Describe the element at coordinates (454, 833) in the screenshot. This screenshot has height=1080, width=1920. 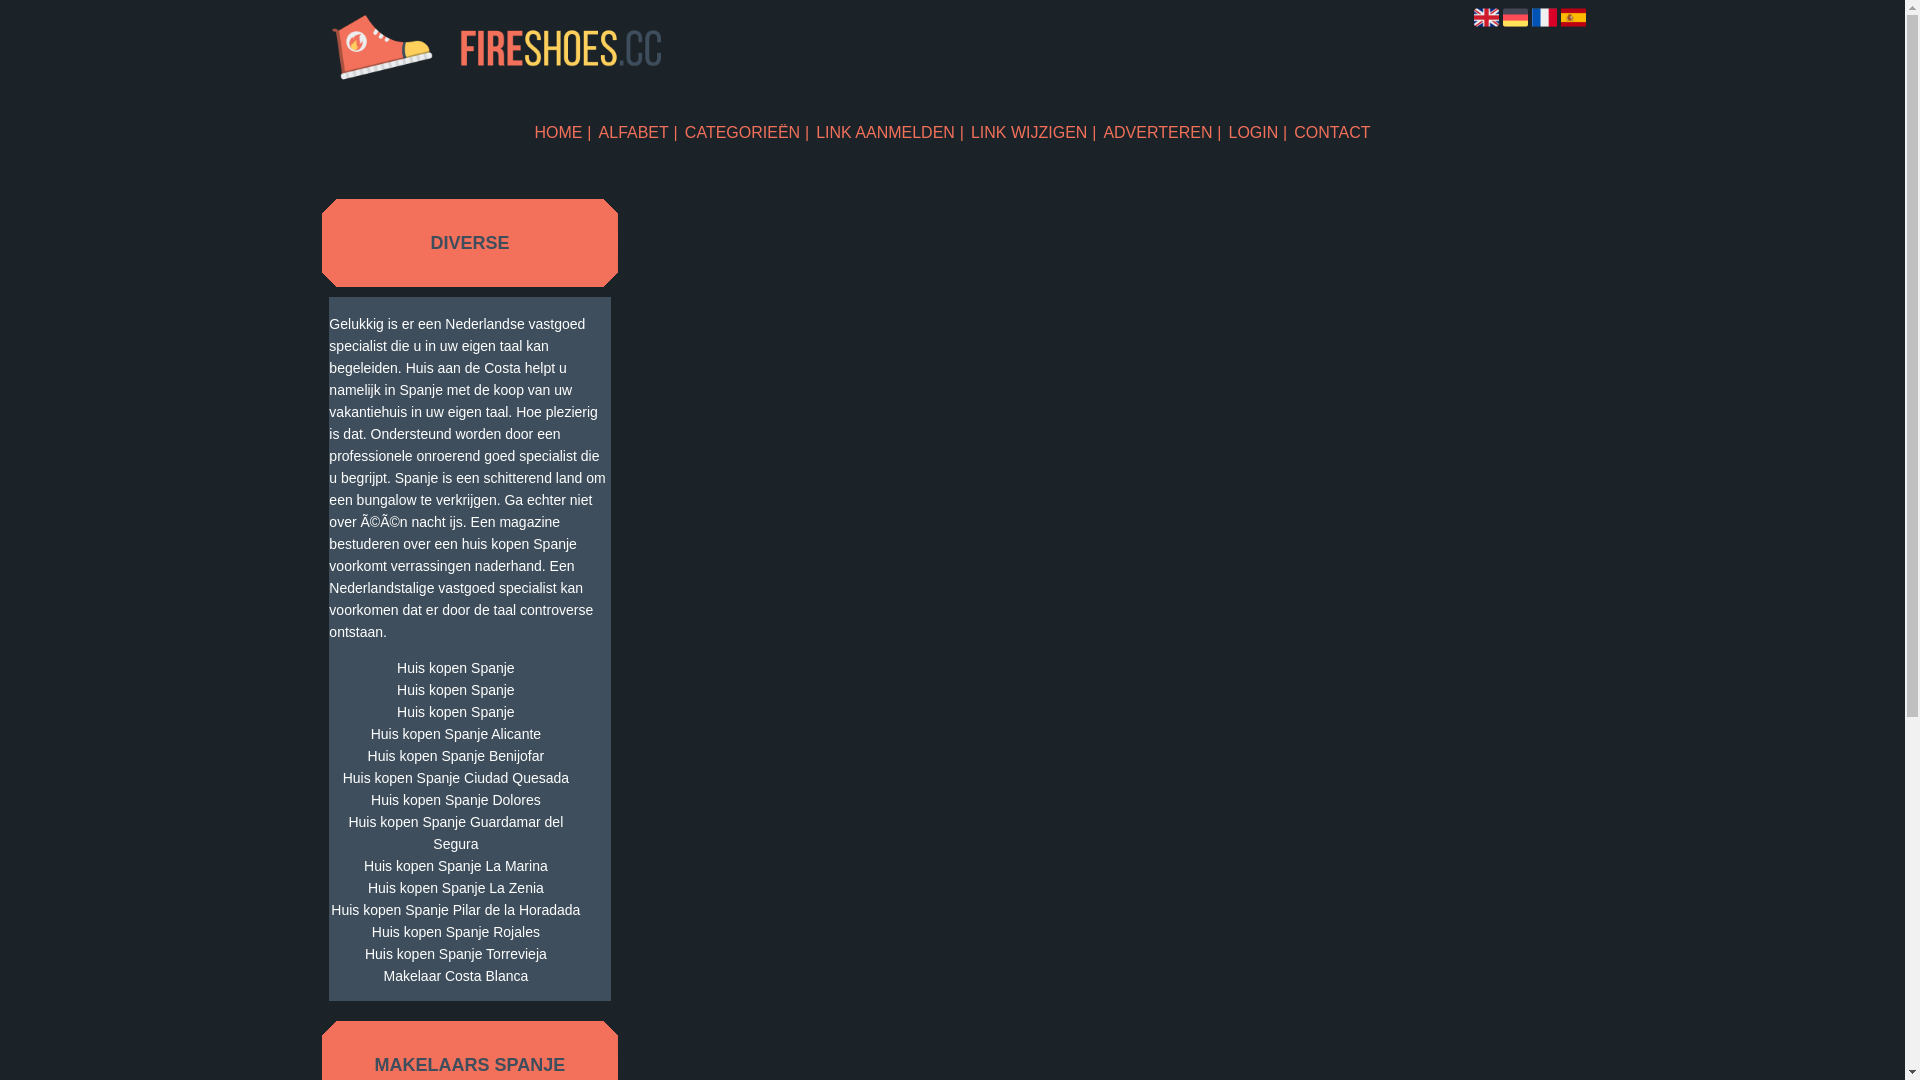
I see `'Huis kopen Spanje Guardamar del Segura'` at that location.